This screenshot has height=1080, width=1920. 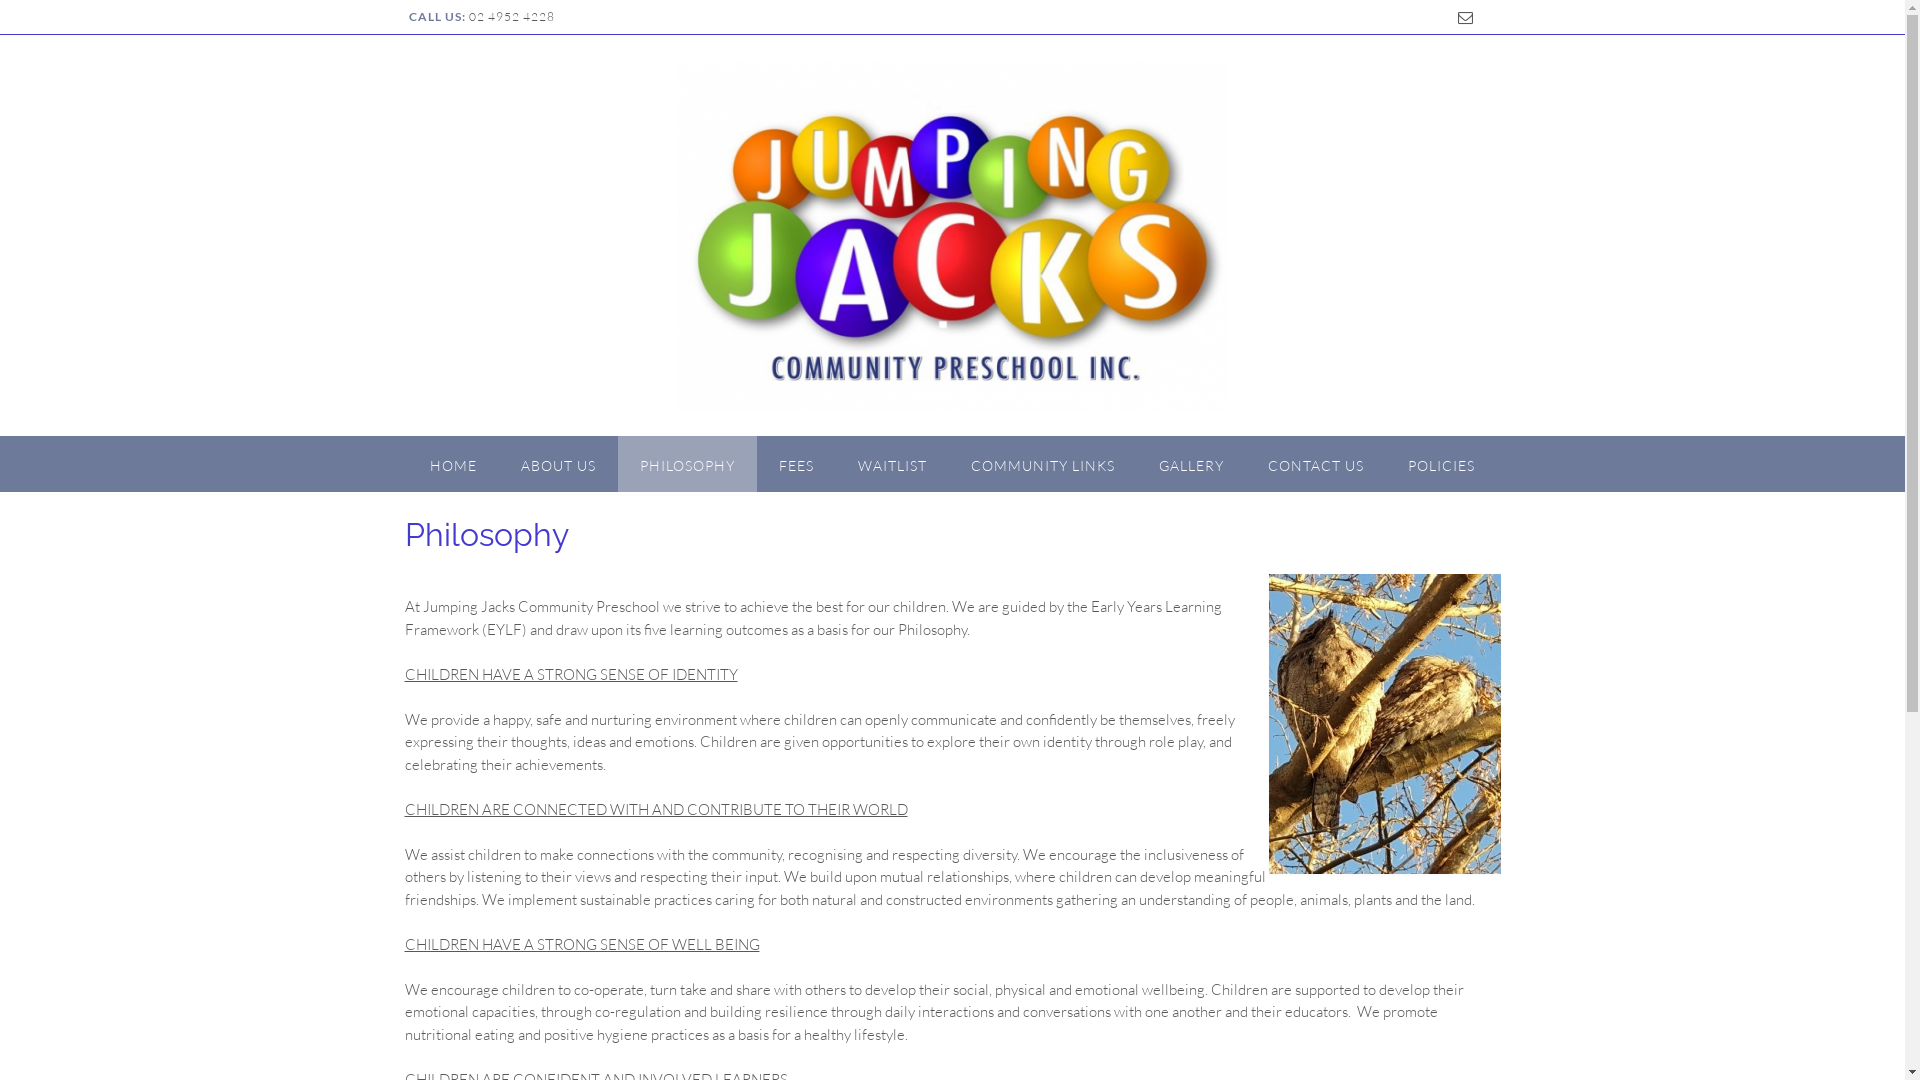 I want to click on 'COMMUNITY LINKS', so click(x=1041, y=463).